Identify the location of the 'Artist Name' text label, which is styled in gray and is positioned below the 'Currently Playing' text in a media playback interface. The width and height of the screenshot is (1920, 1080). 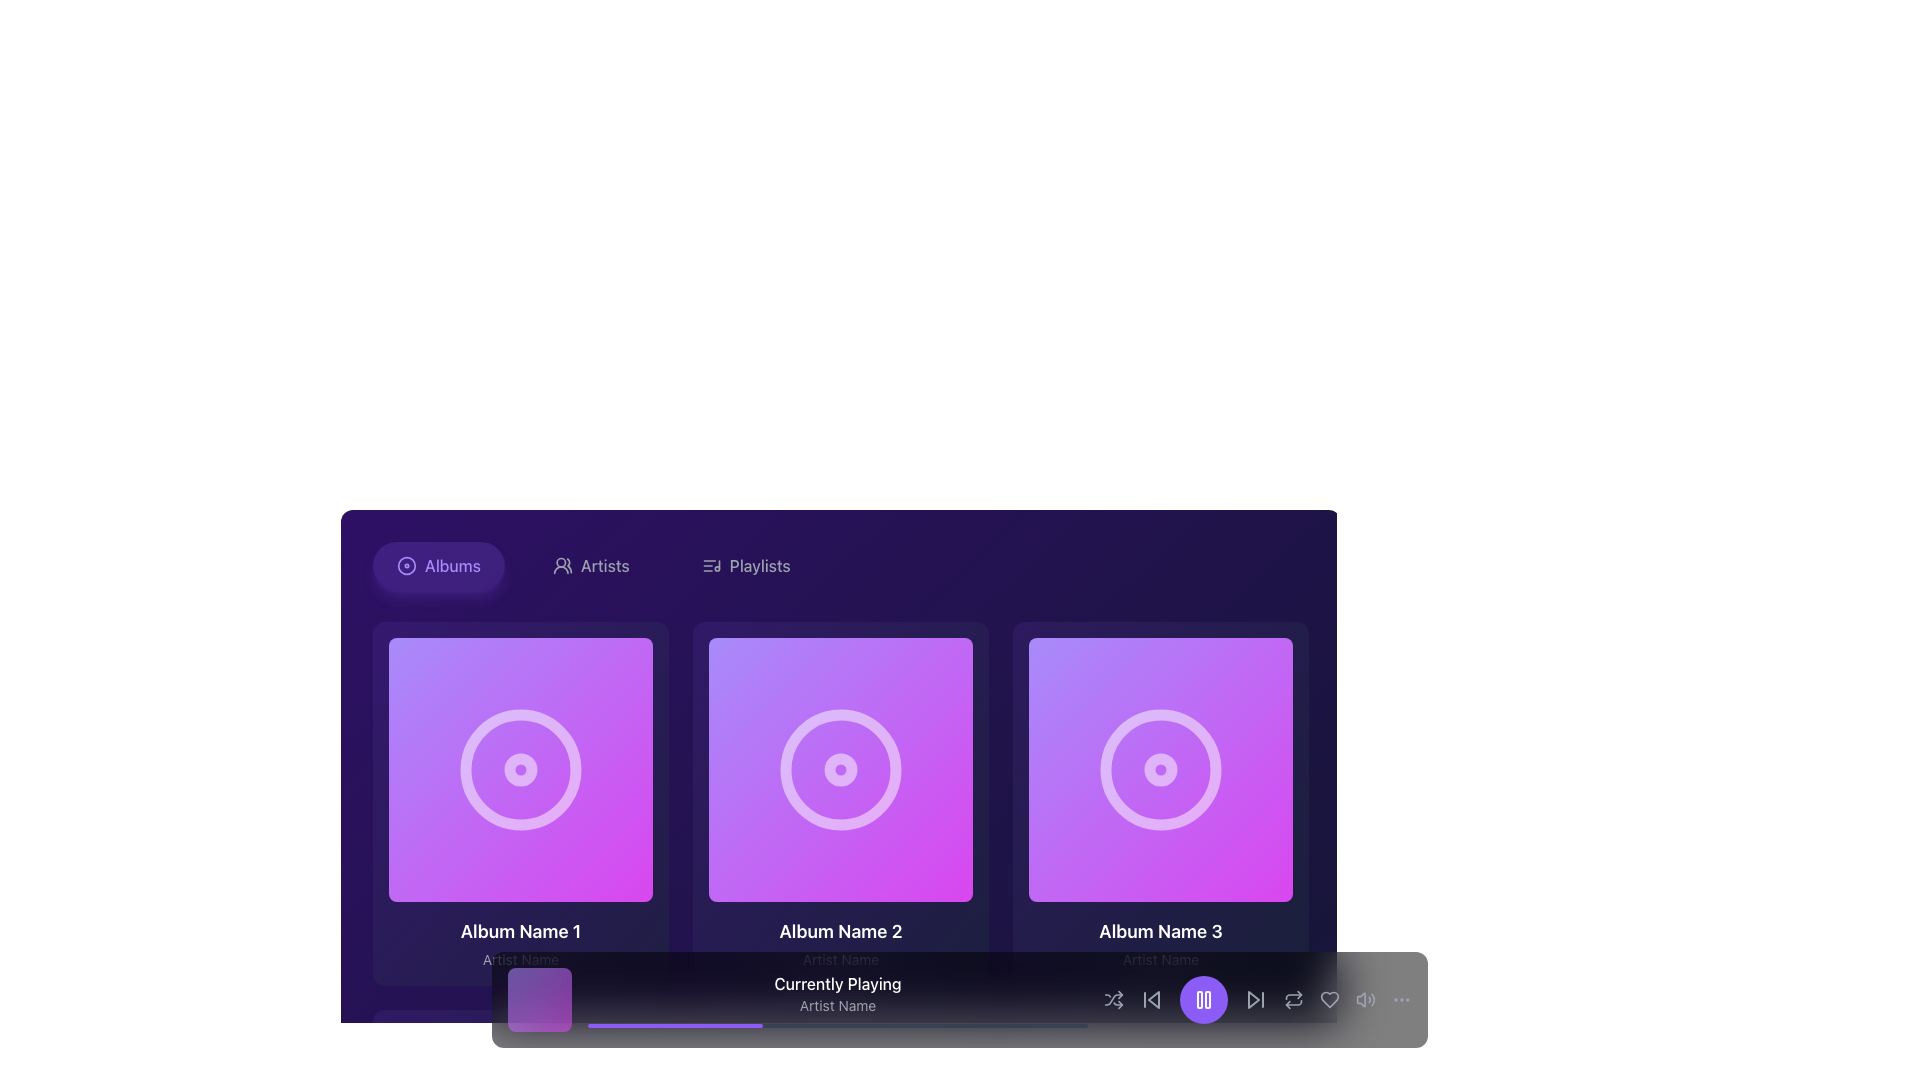
(838, 1006).